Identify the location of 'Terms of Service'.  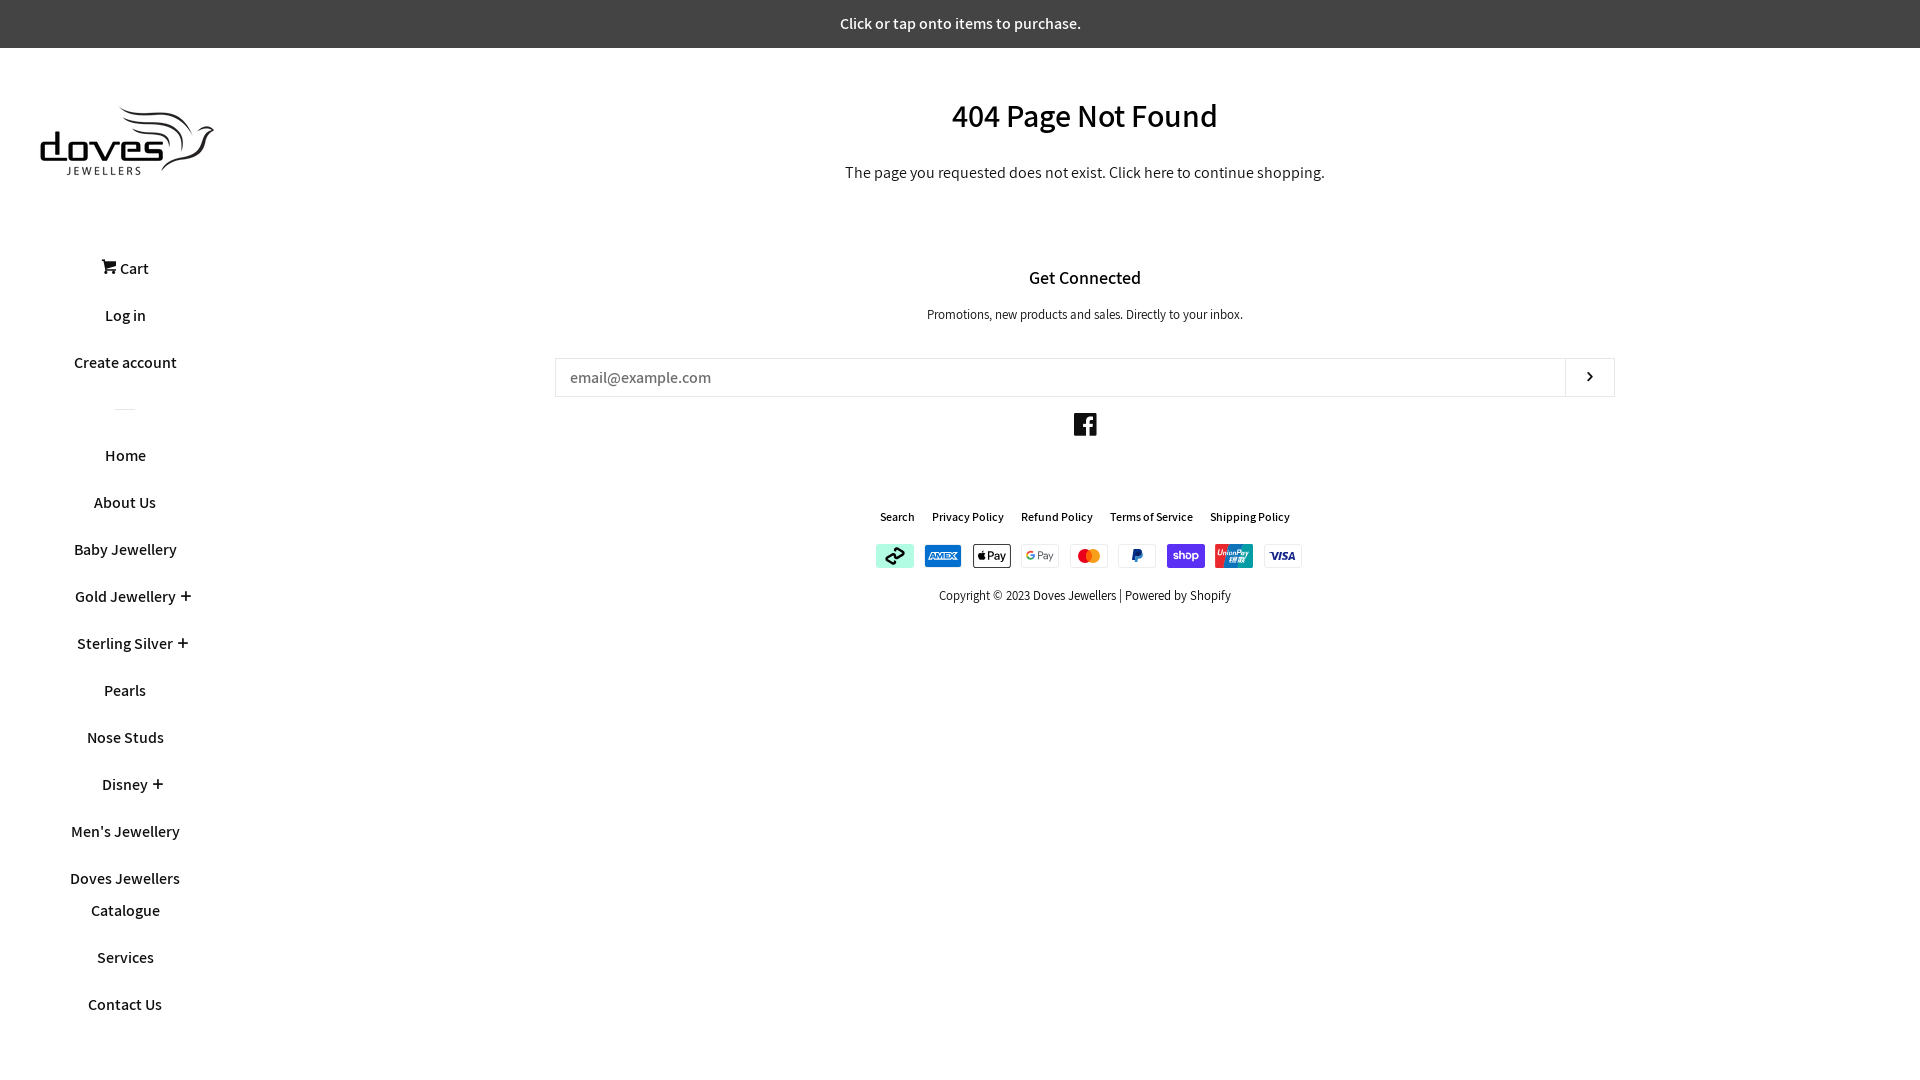
(1108, 515).